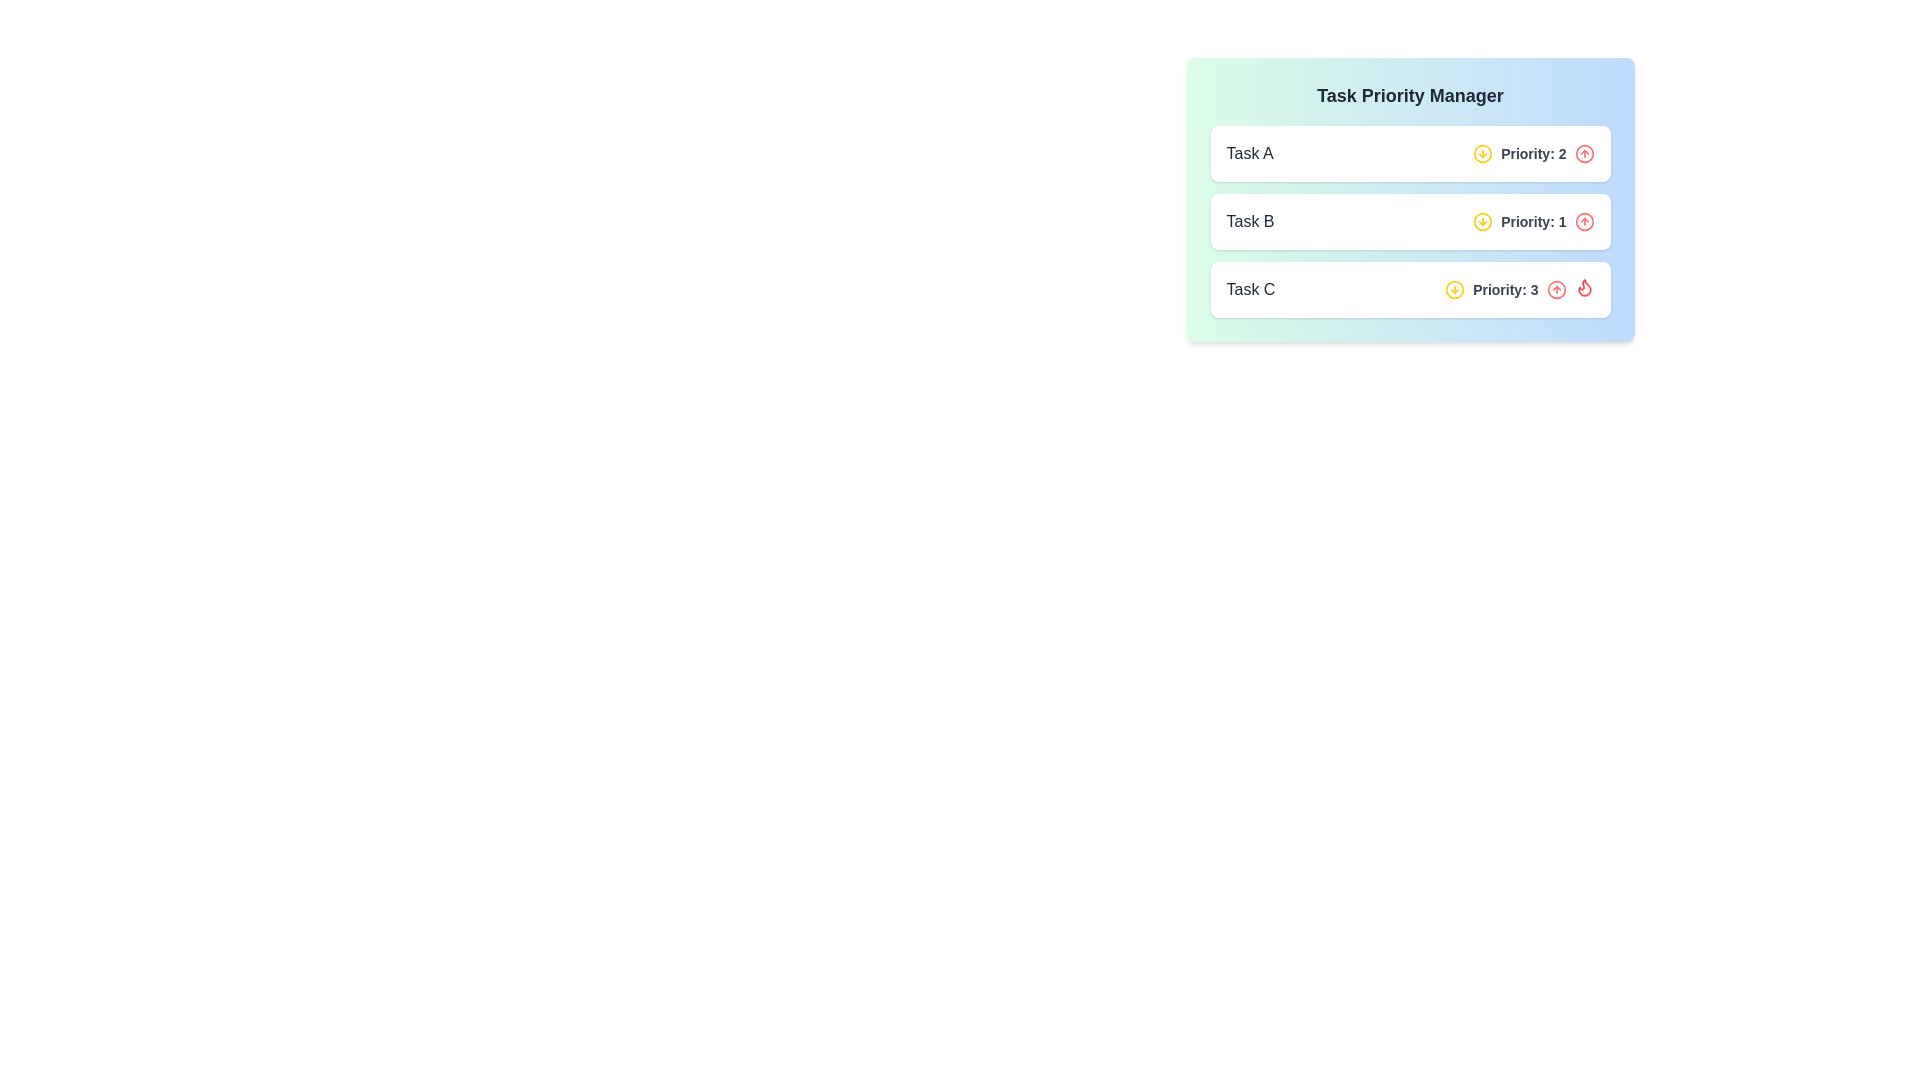  What do you see at coordinates (1583, 222) in the screenshot?
I see `the button to the right of the text 'Priority: 1' for 'Task B' to increment its priority` at bounding box center [1583, 222].